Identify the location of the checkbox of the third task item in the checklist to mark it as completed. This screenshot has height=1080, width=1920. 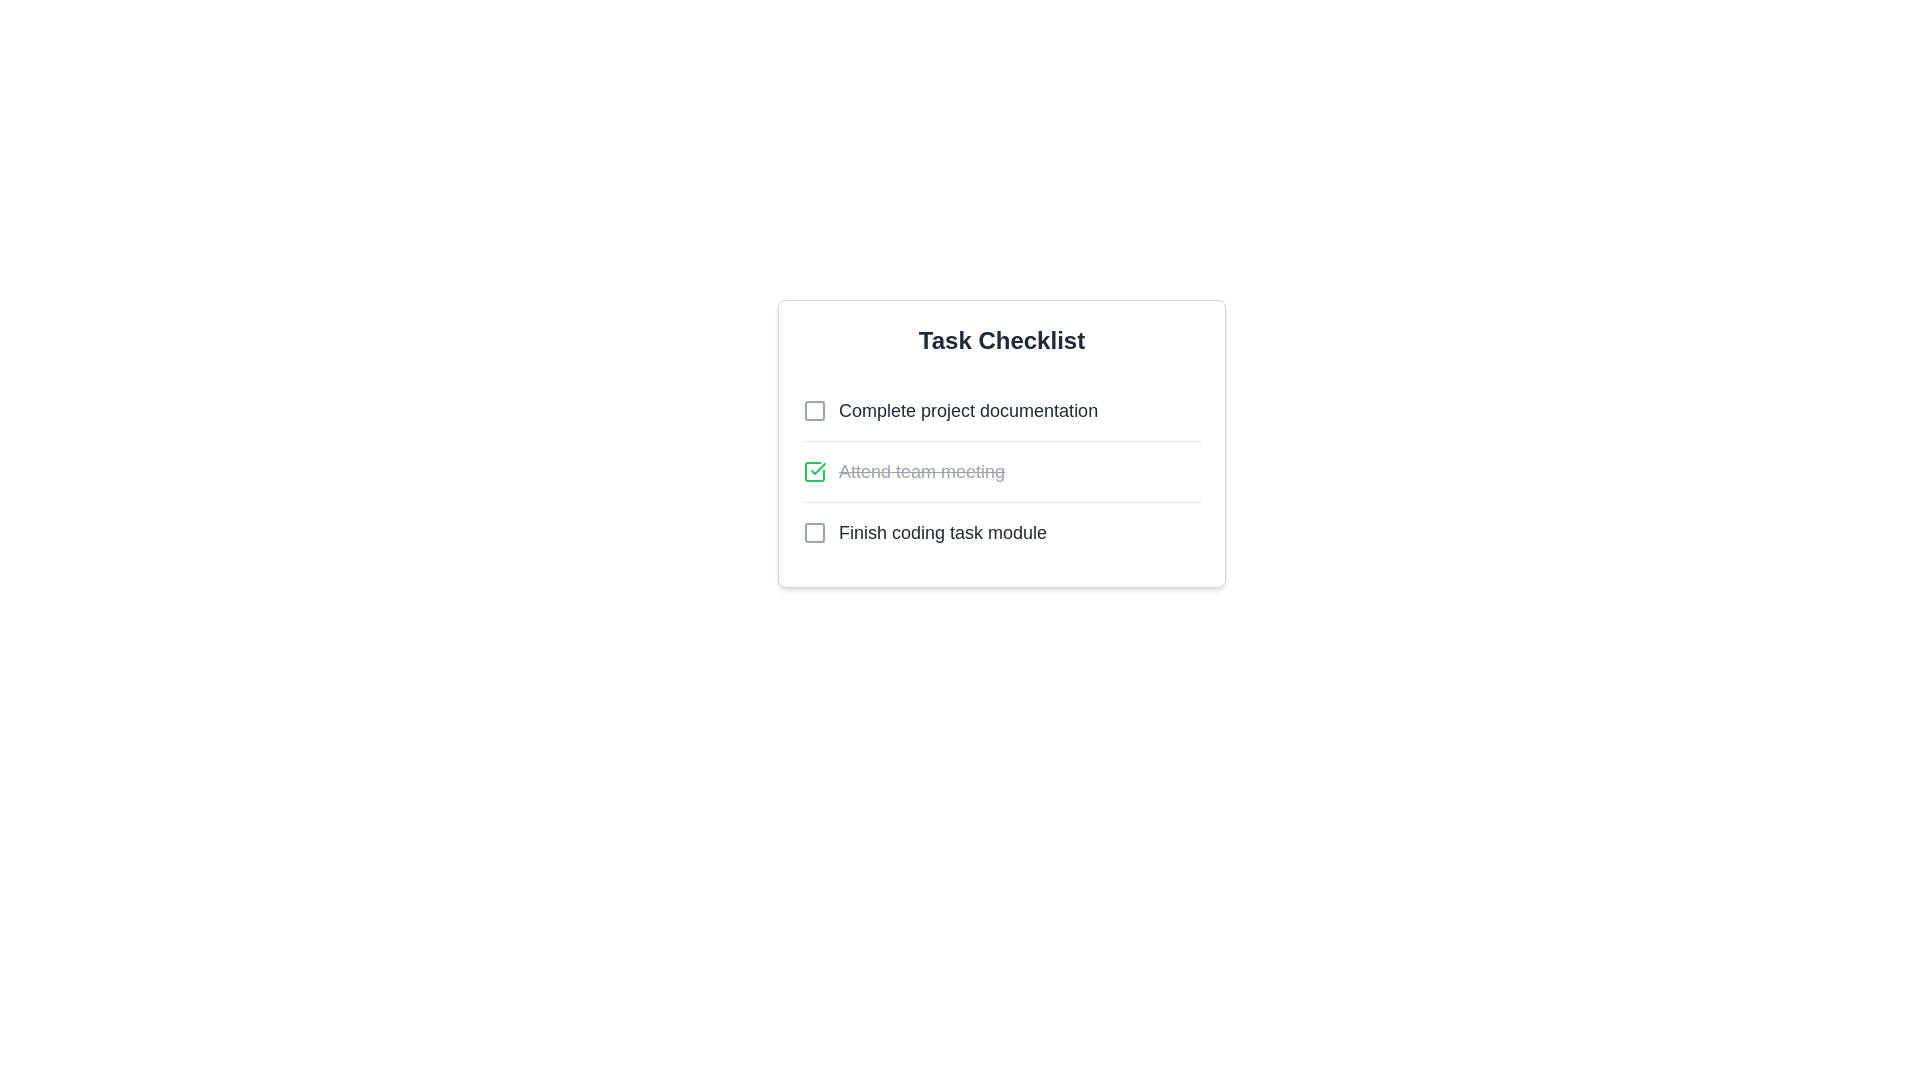
(1002, 531).